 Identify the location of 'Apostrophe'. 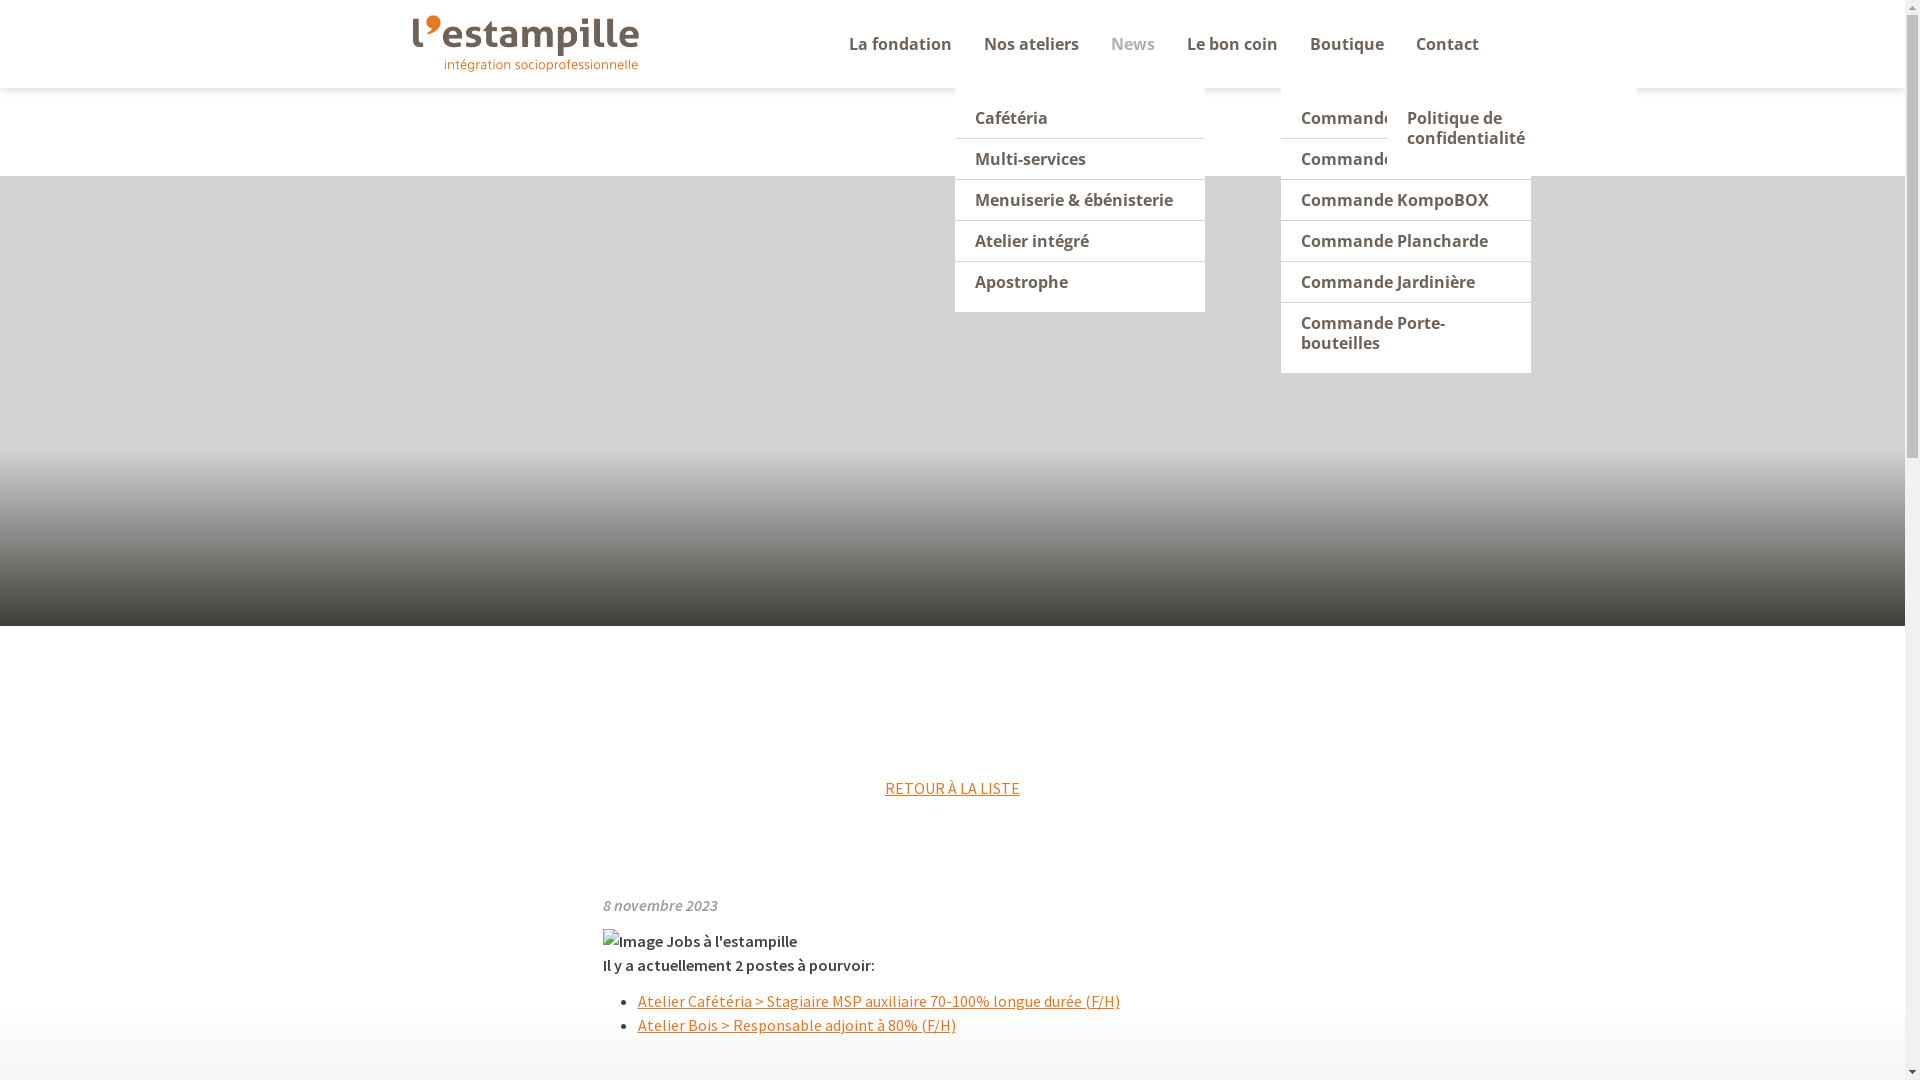
(1078, 281).